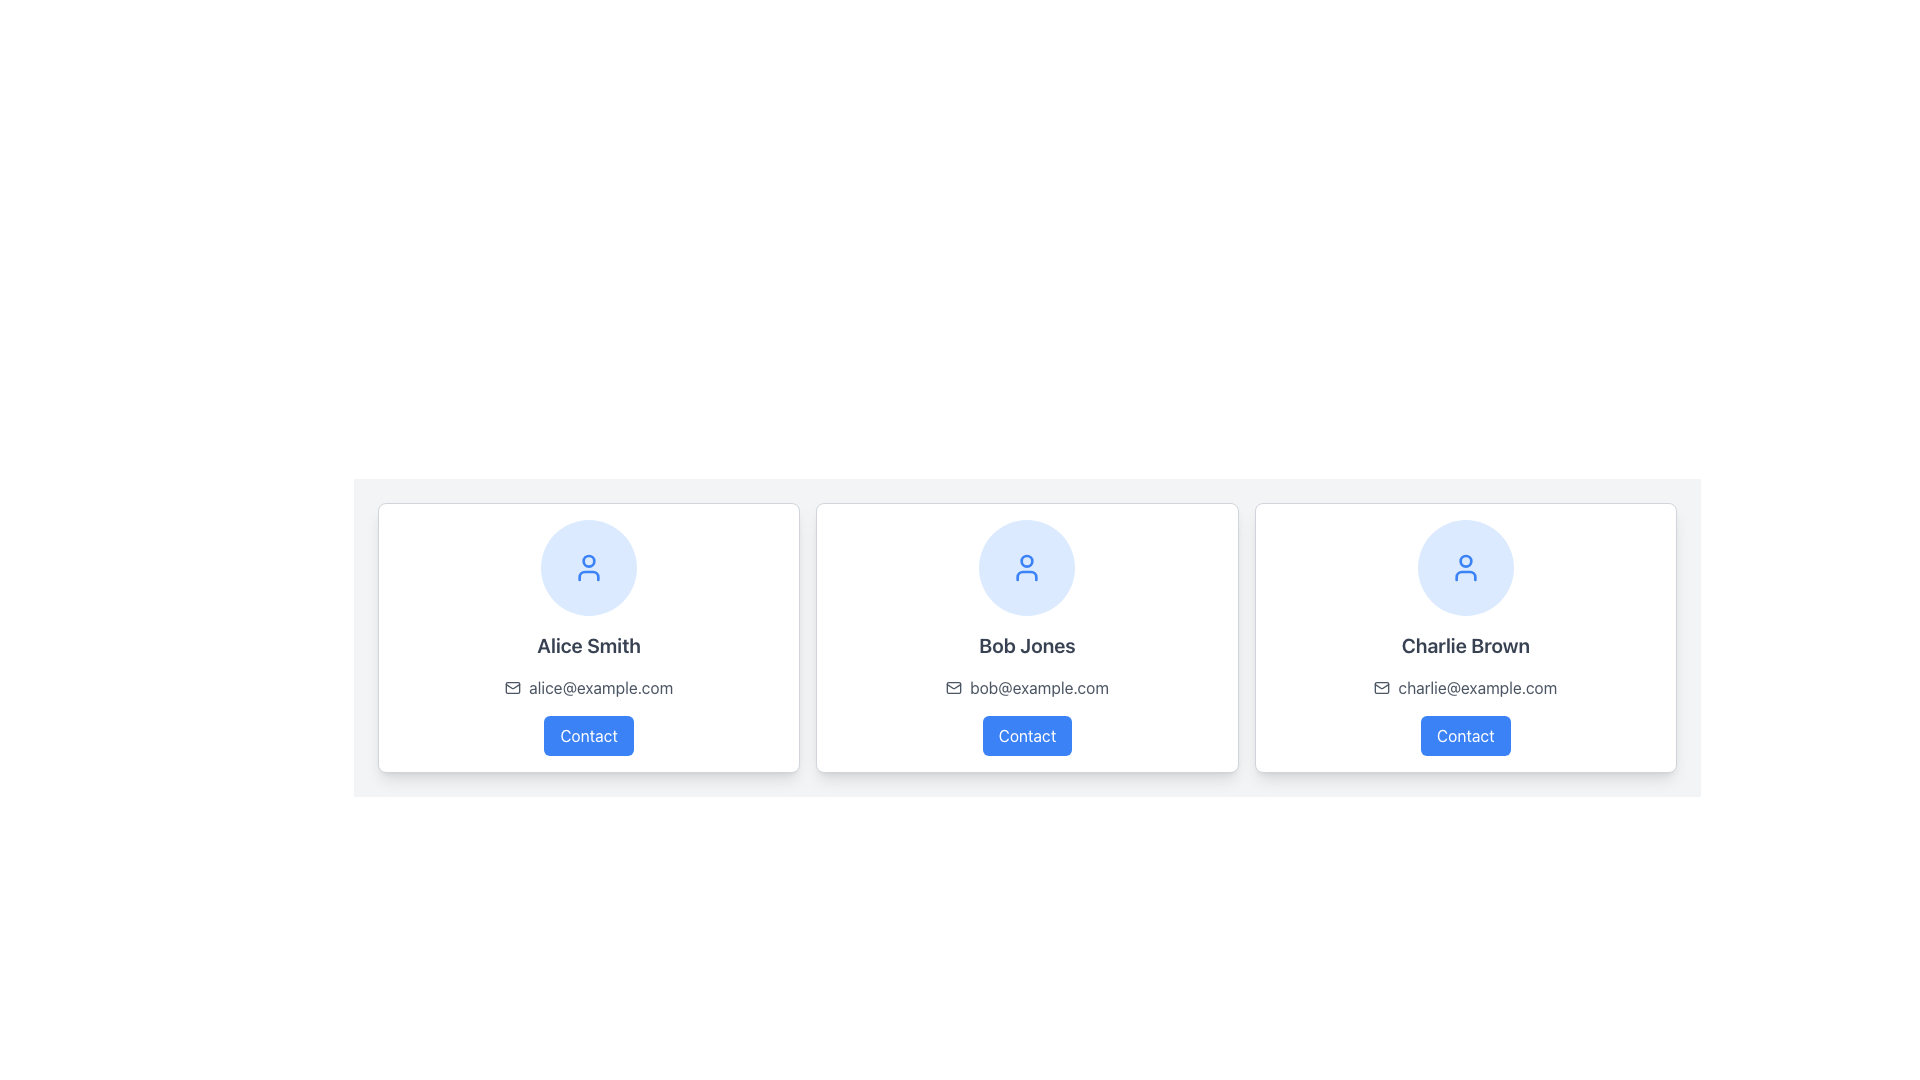 This screenshot has height=1080, width=1920. What do you see at coordinates (1039, 686) in the screenshot?
I see `the email address text 'bob@example.com' located below the name 'Bob Jones' in the user's contact information section` at bounding box center [1039, 686].